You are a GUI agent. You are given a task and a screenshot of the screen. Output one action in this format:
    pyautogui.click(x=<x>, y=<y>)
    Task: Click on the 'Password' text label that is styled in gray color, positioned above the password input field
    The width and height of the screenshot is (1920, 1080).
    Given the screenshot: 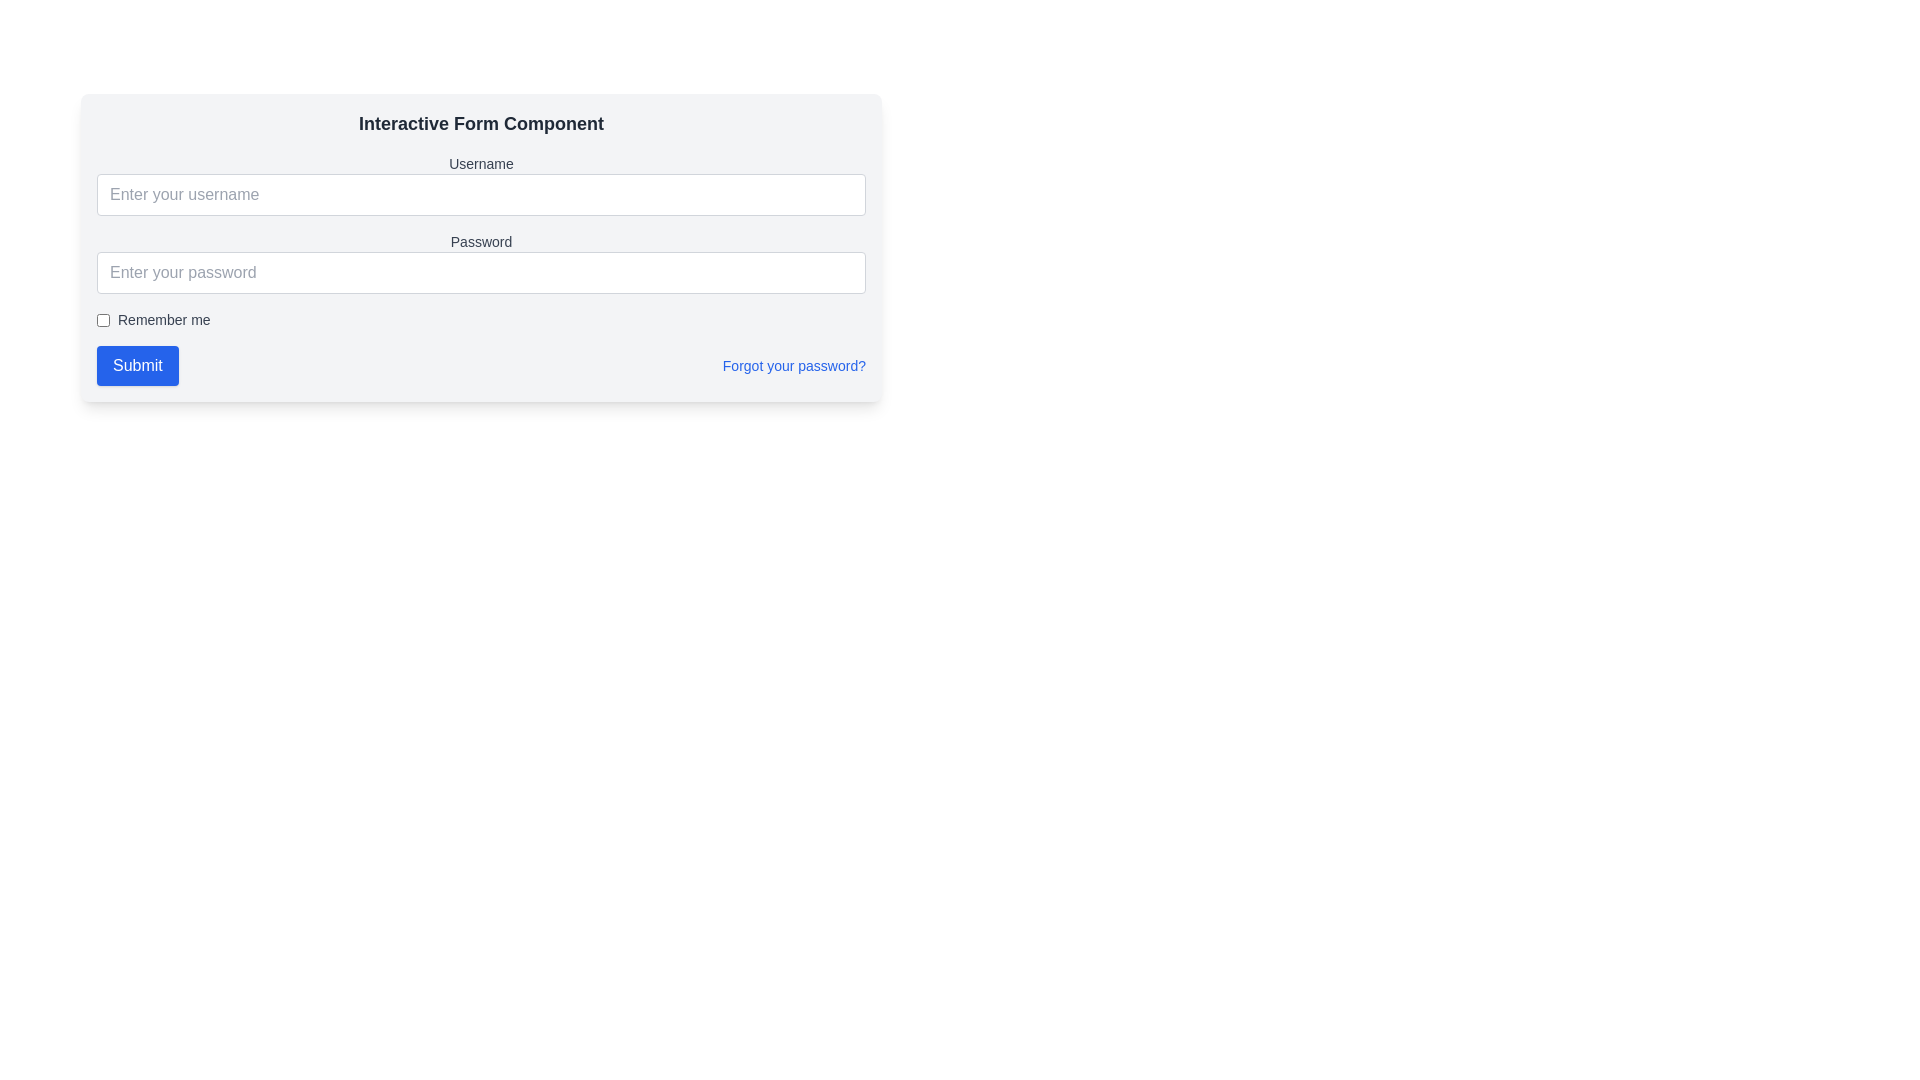 What is the action you would take?
    pyautogui.click(x=481, y=241)
    